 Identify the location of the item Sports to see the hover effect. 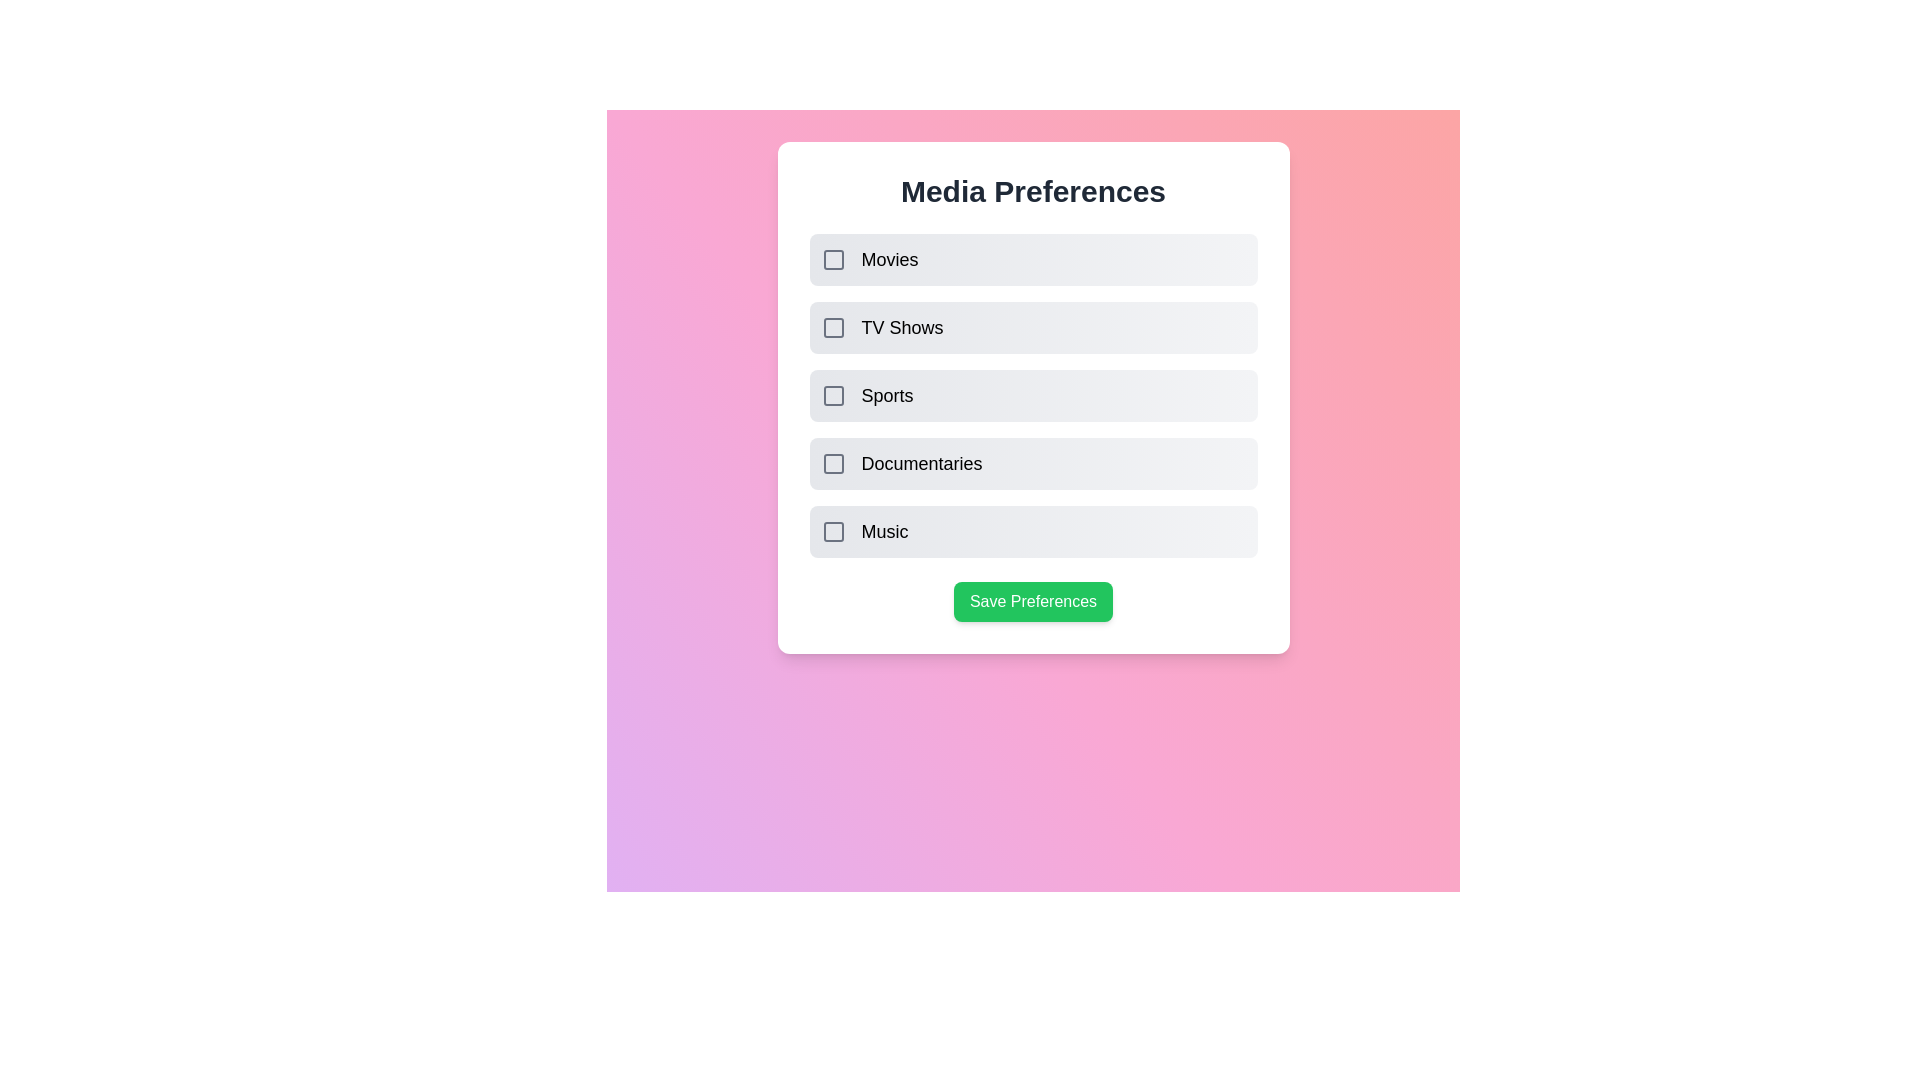
(1033, 396).